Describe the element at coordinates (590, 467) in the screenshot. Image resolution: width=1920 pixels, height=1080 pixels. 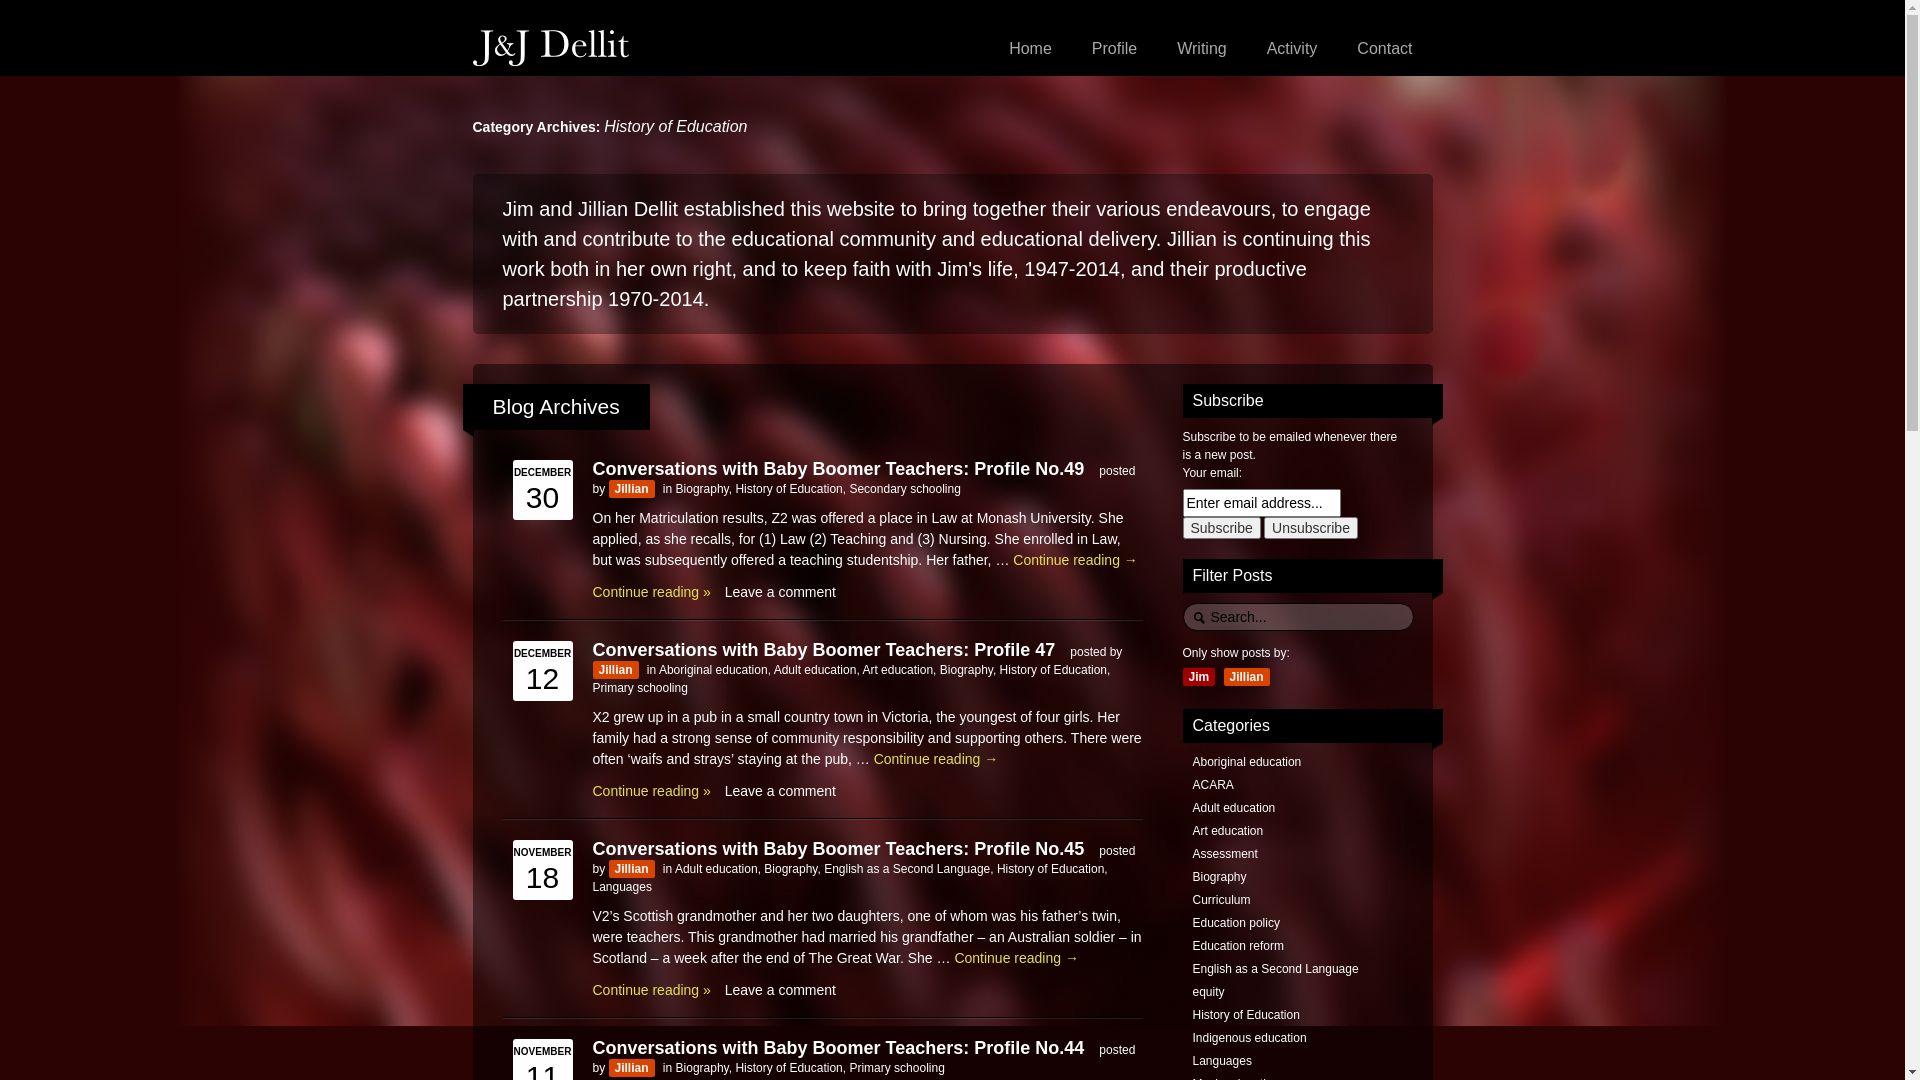
I see `'Conversations with Baby Boomer Teachers: Profile No.49'` at that location.